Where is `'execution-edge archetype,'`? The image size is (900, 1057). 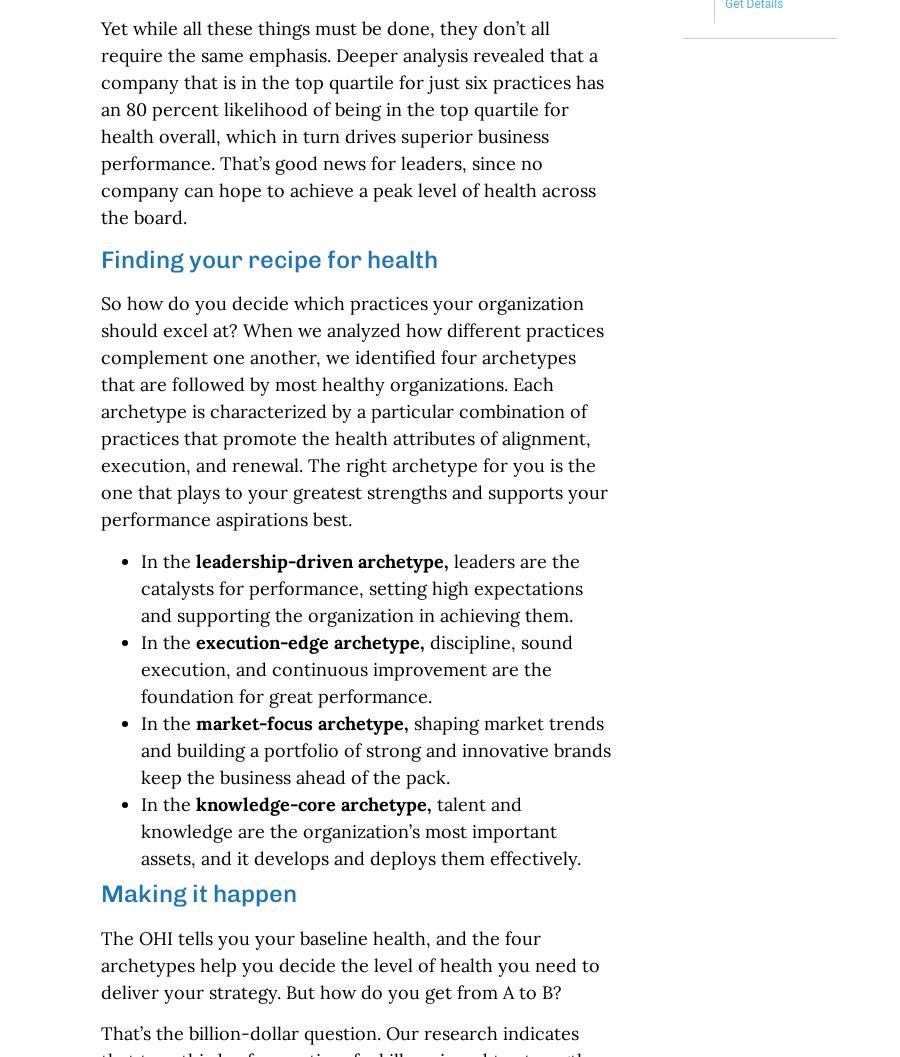 'execution-edge archetype,' is located at coordinates (308, 641).